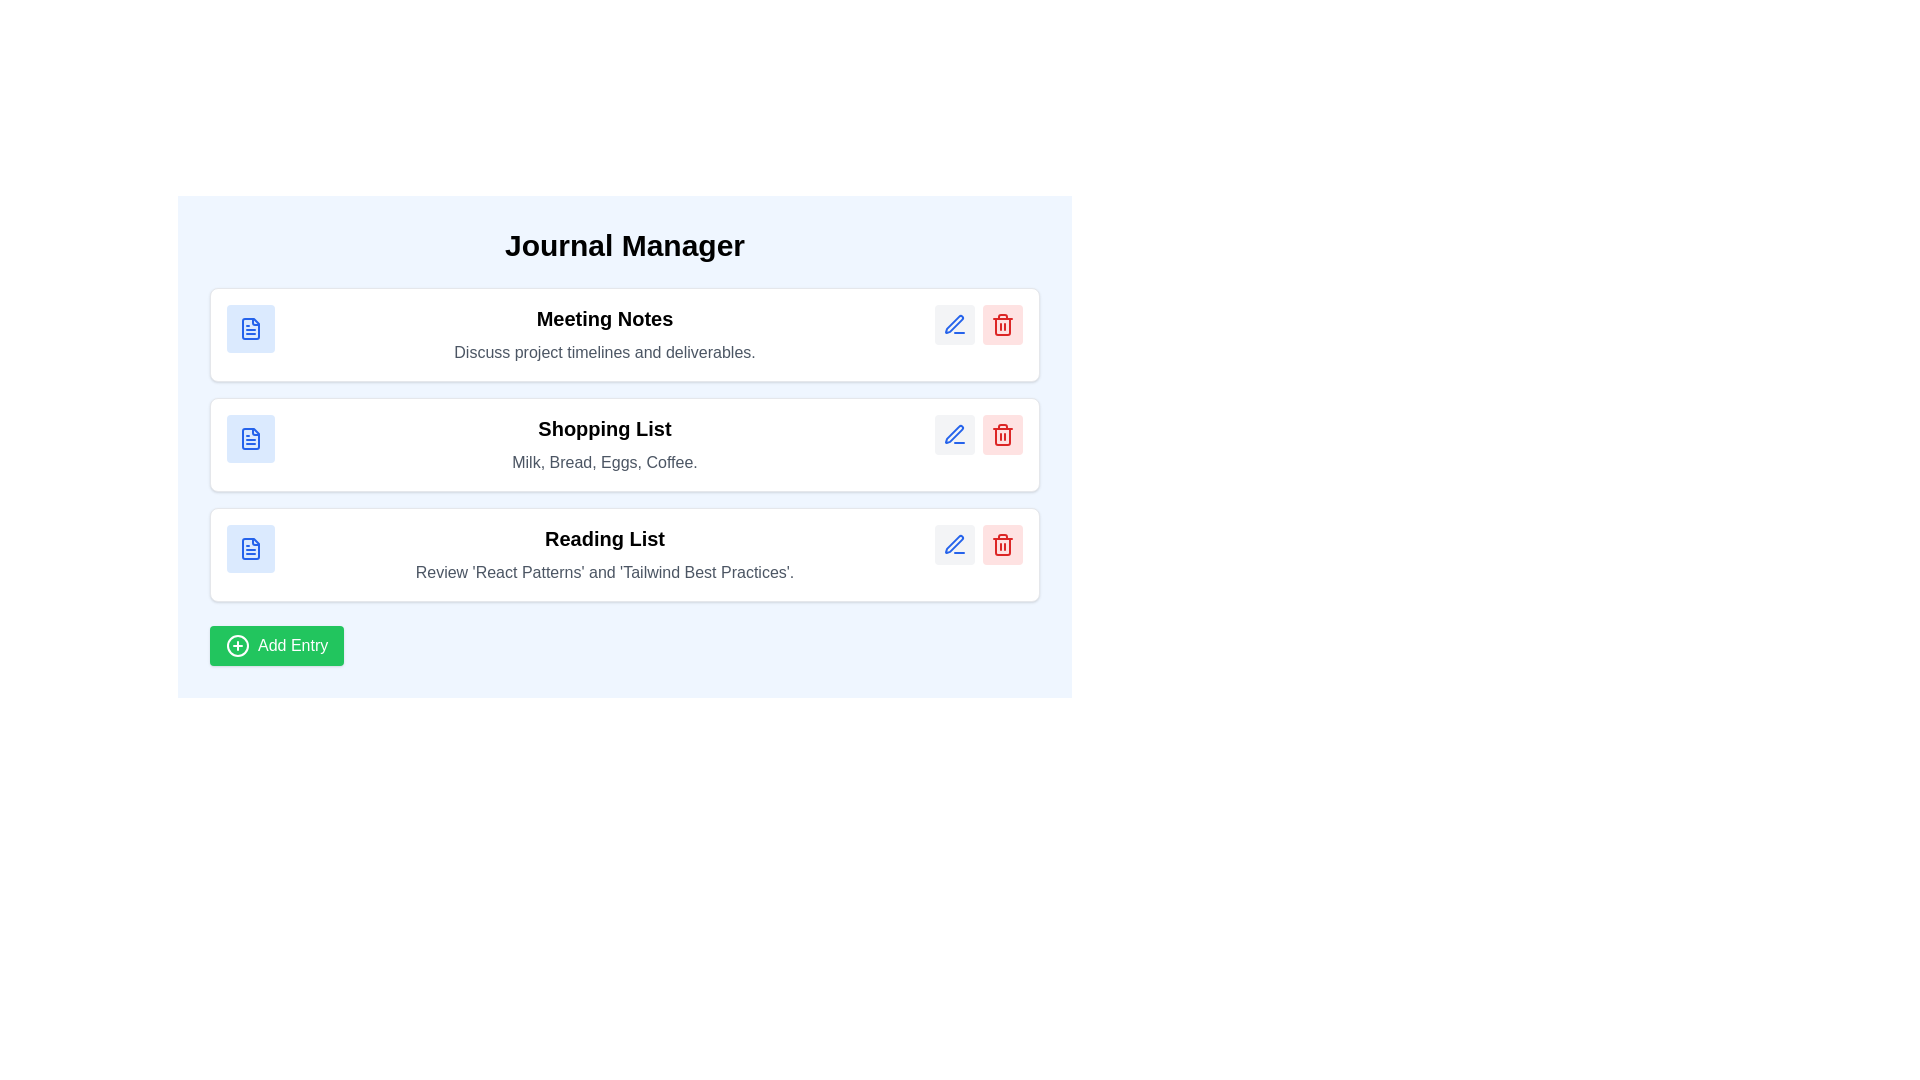 This screenshot has height=1080, width=1920. What do you see at coordinates (249, 548) in the screenshot?
I see `the document icon representing the 'Reading List' section` at bounding box center [249, 548].